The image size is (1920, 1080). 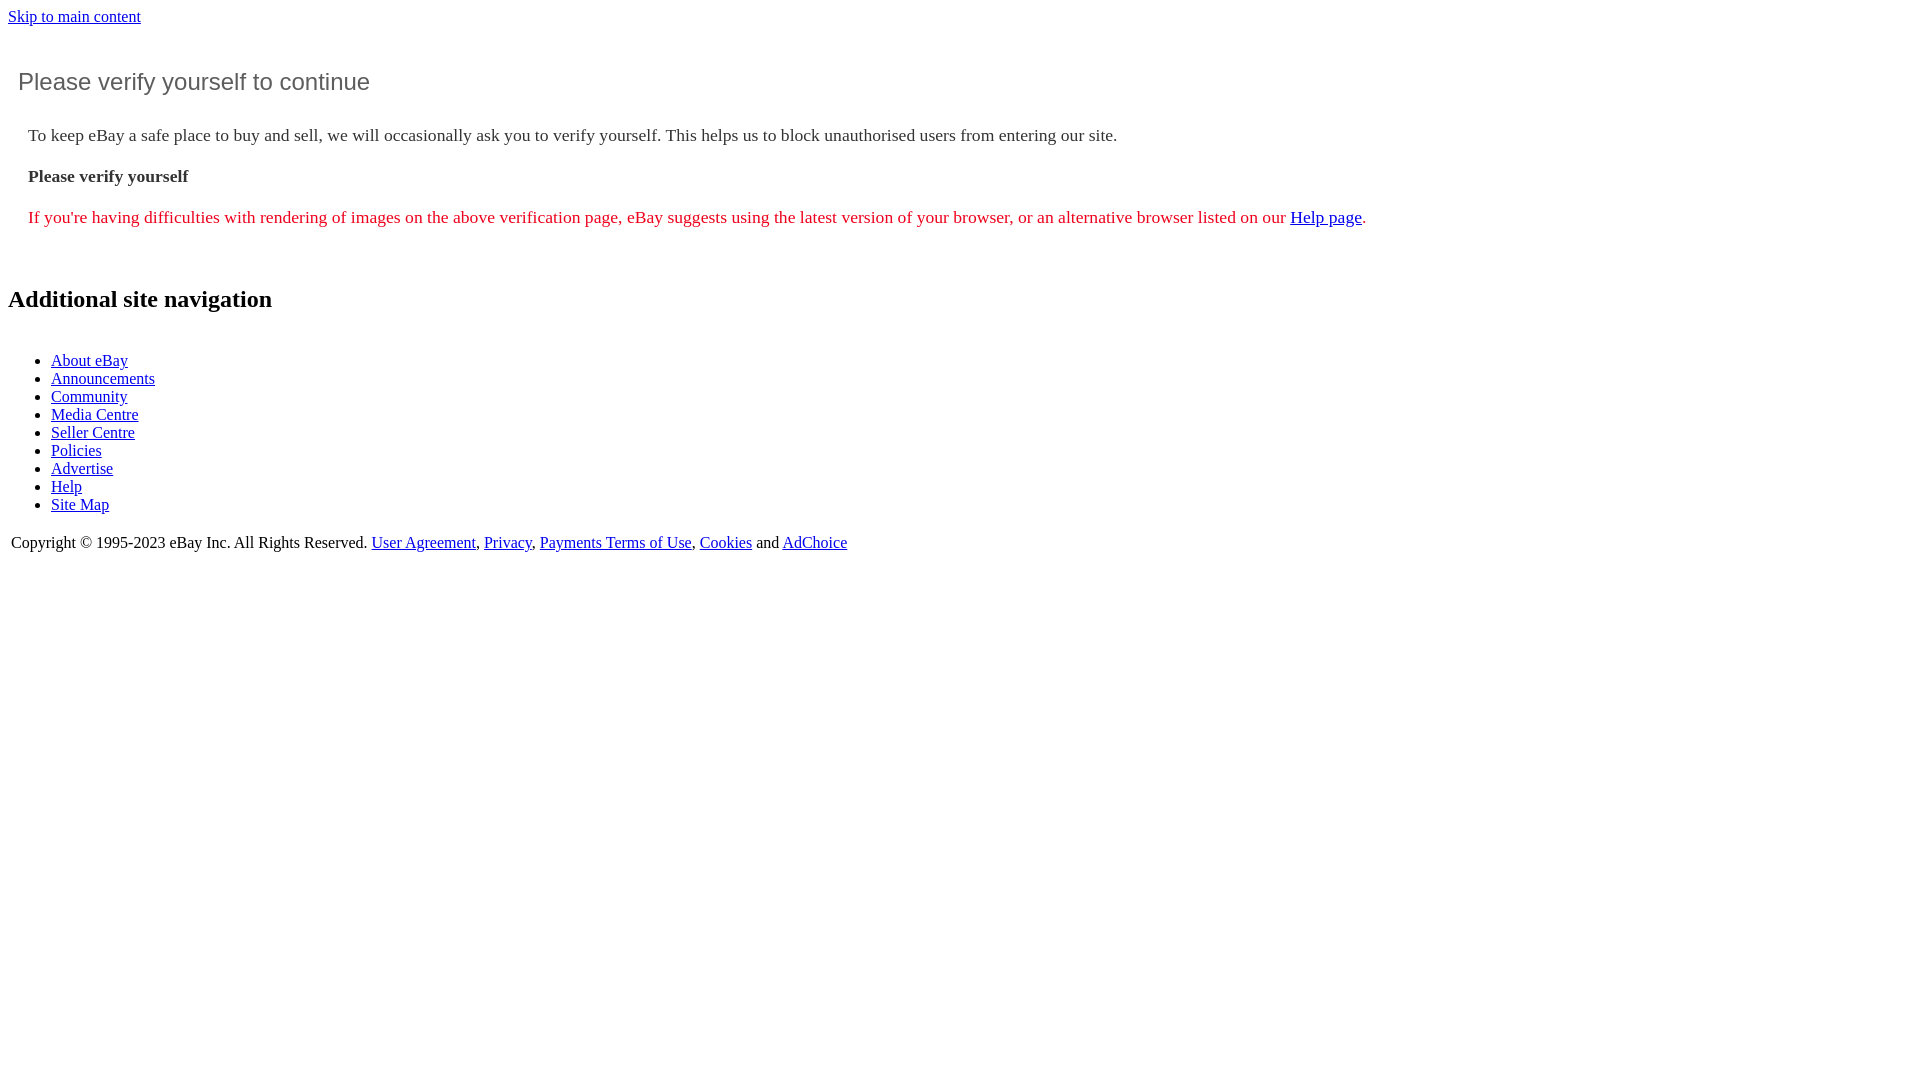 What do you see at coordinates (51, 468) in the screenshot?
I see `'Advertise'` at bounding box center [51, 468].